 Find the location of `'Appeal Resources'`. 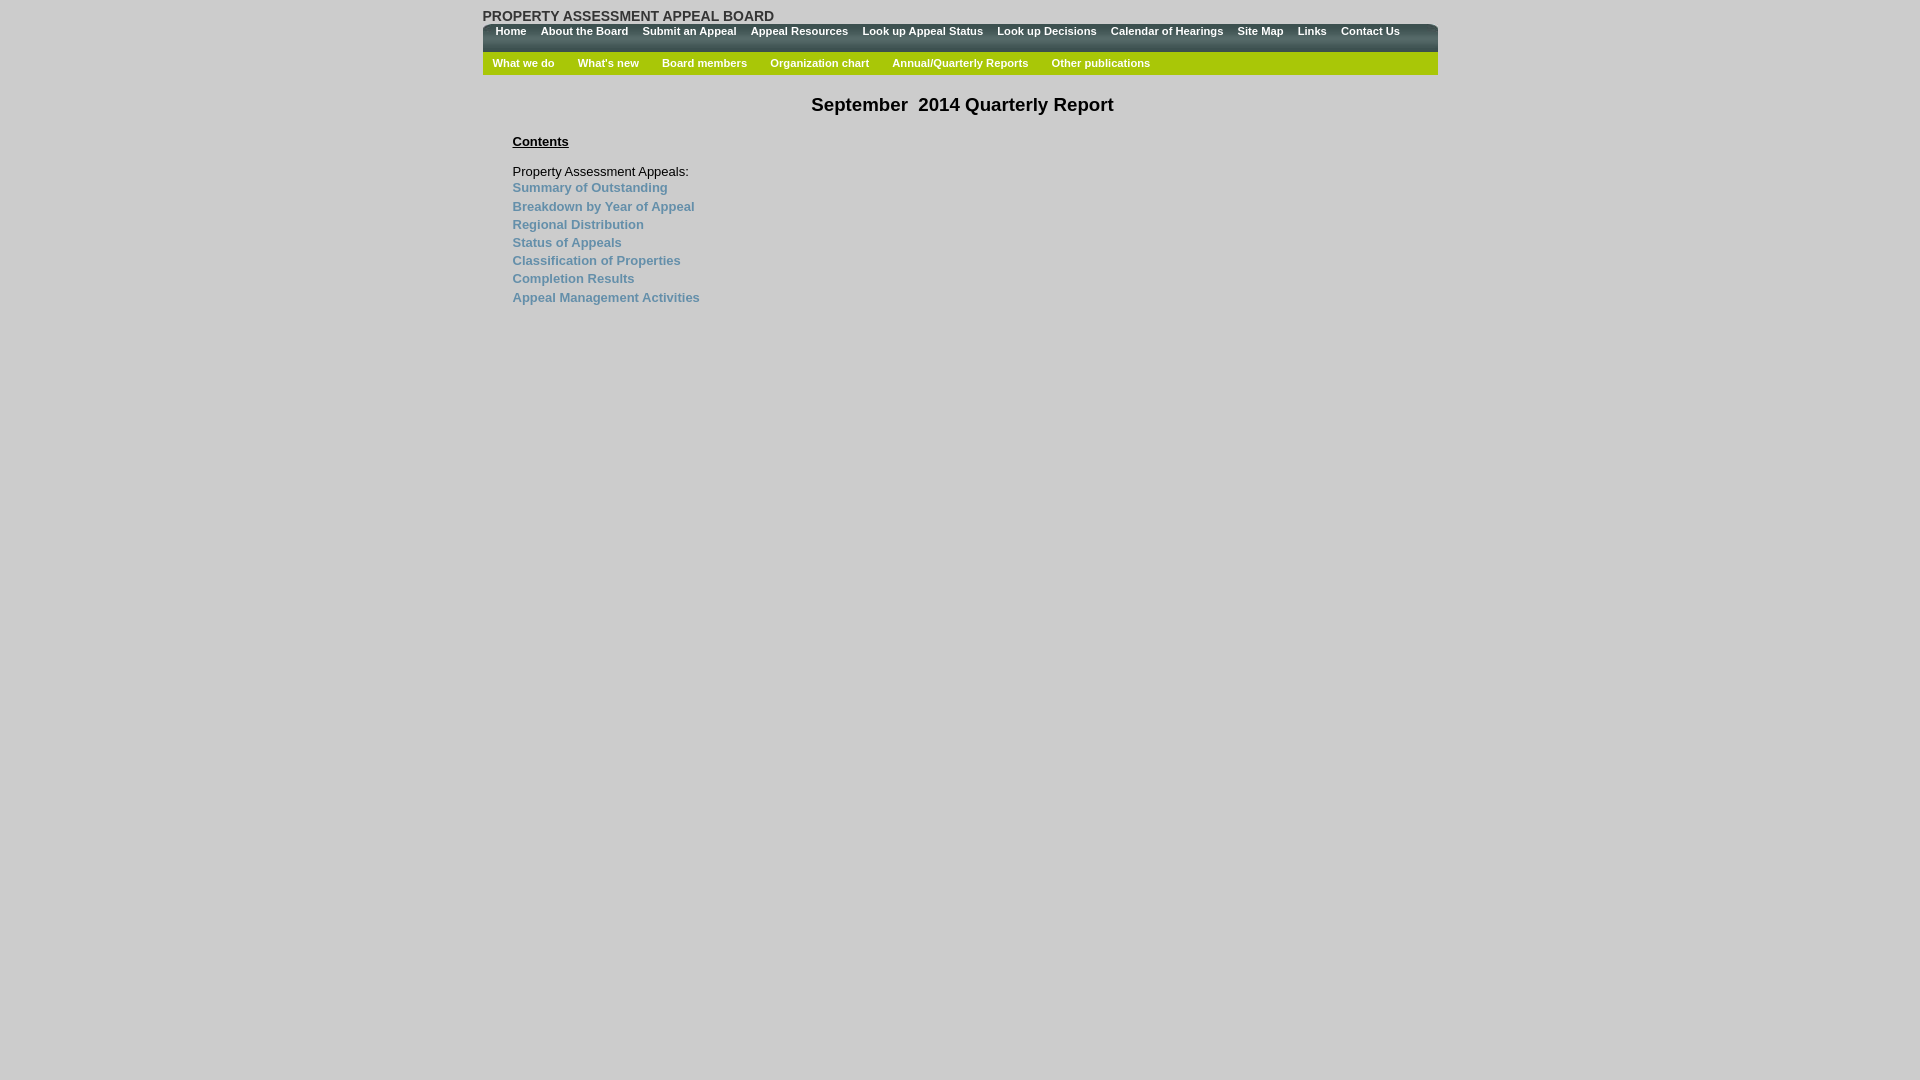

'Appeal Resources' is located at coordinates (800, 31).